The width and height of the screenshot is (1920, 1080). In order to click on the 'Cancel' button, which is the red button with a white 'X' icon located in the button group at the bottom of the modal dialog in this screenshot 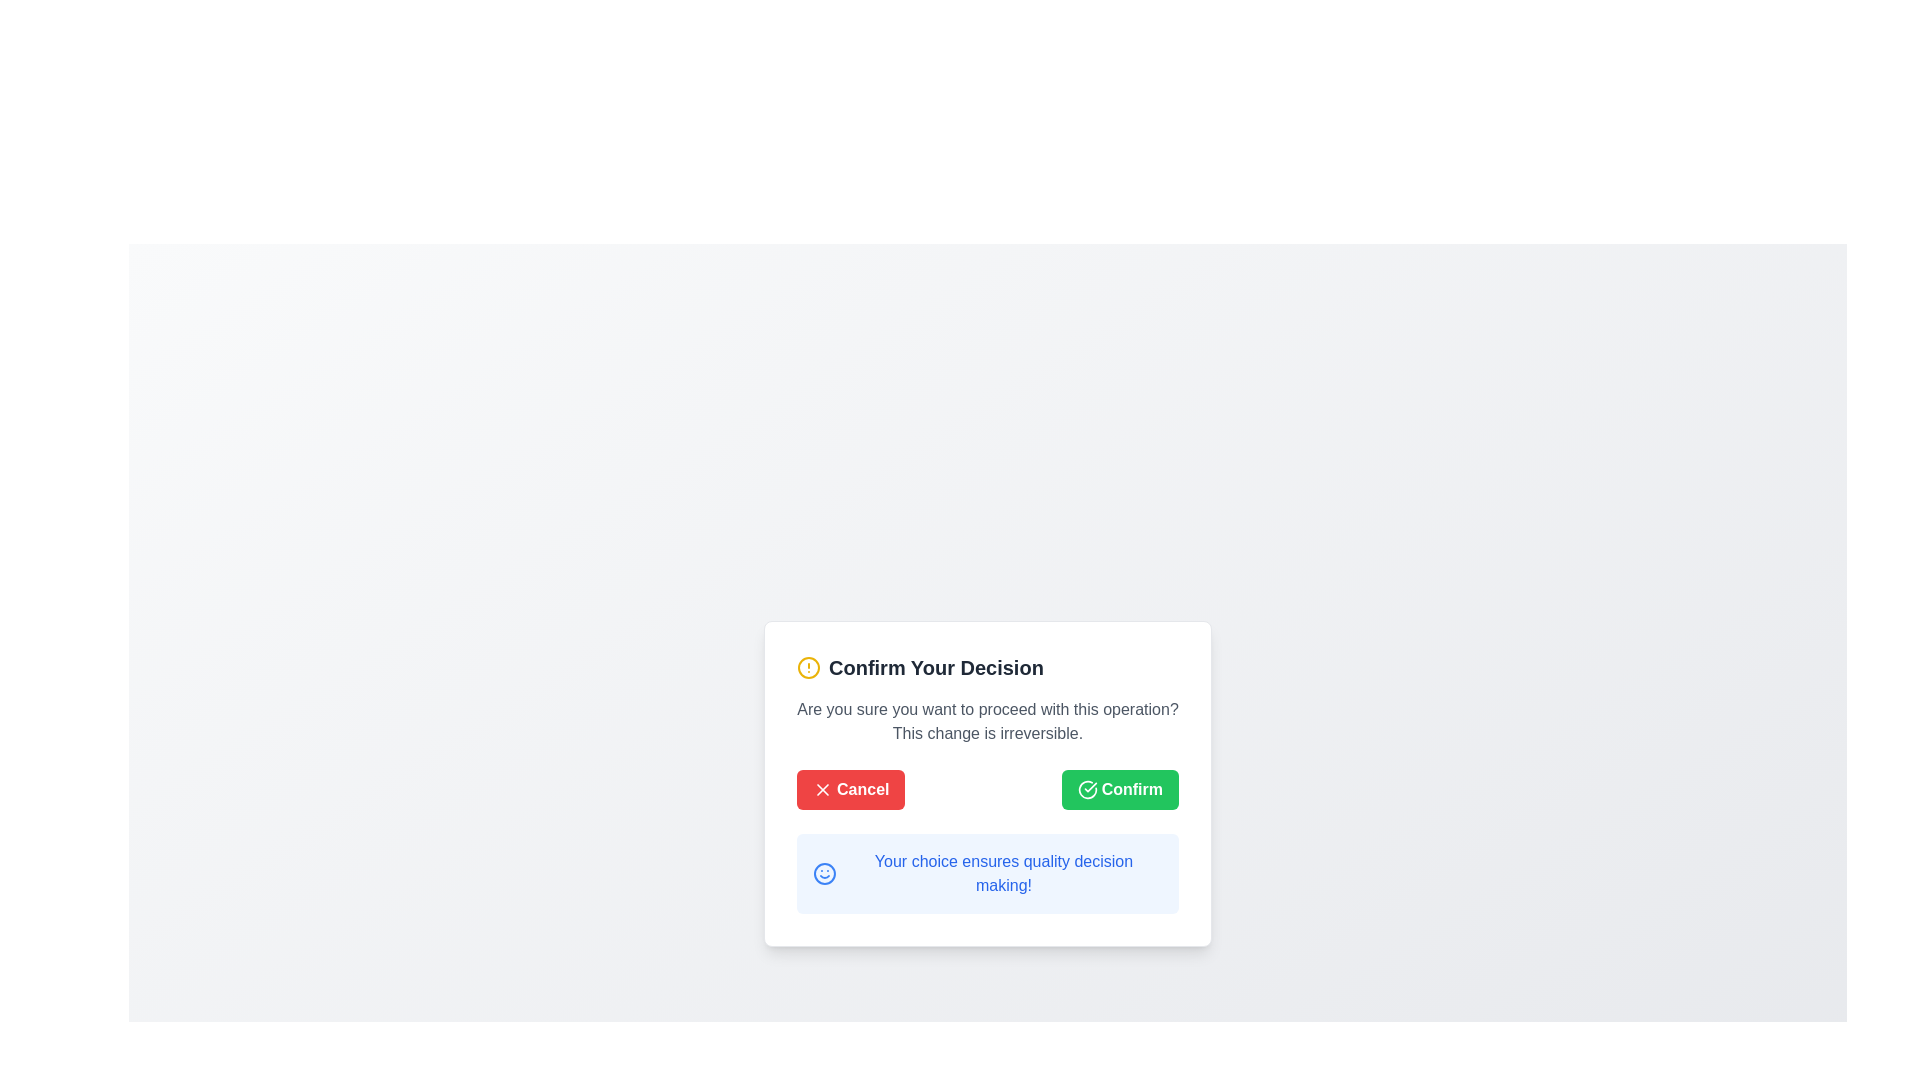, I will do `click(988, 789)`.